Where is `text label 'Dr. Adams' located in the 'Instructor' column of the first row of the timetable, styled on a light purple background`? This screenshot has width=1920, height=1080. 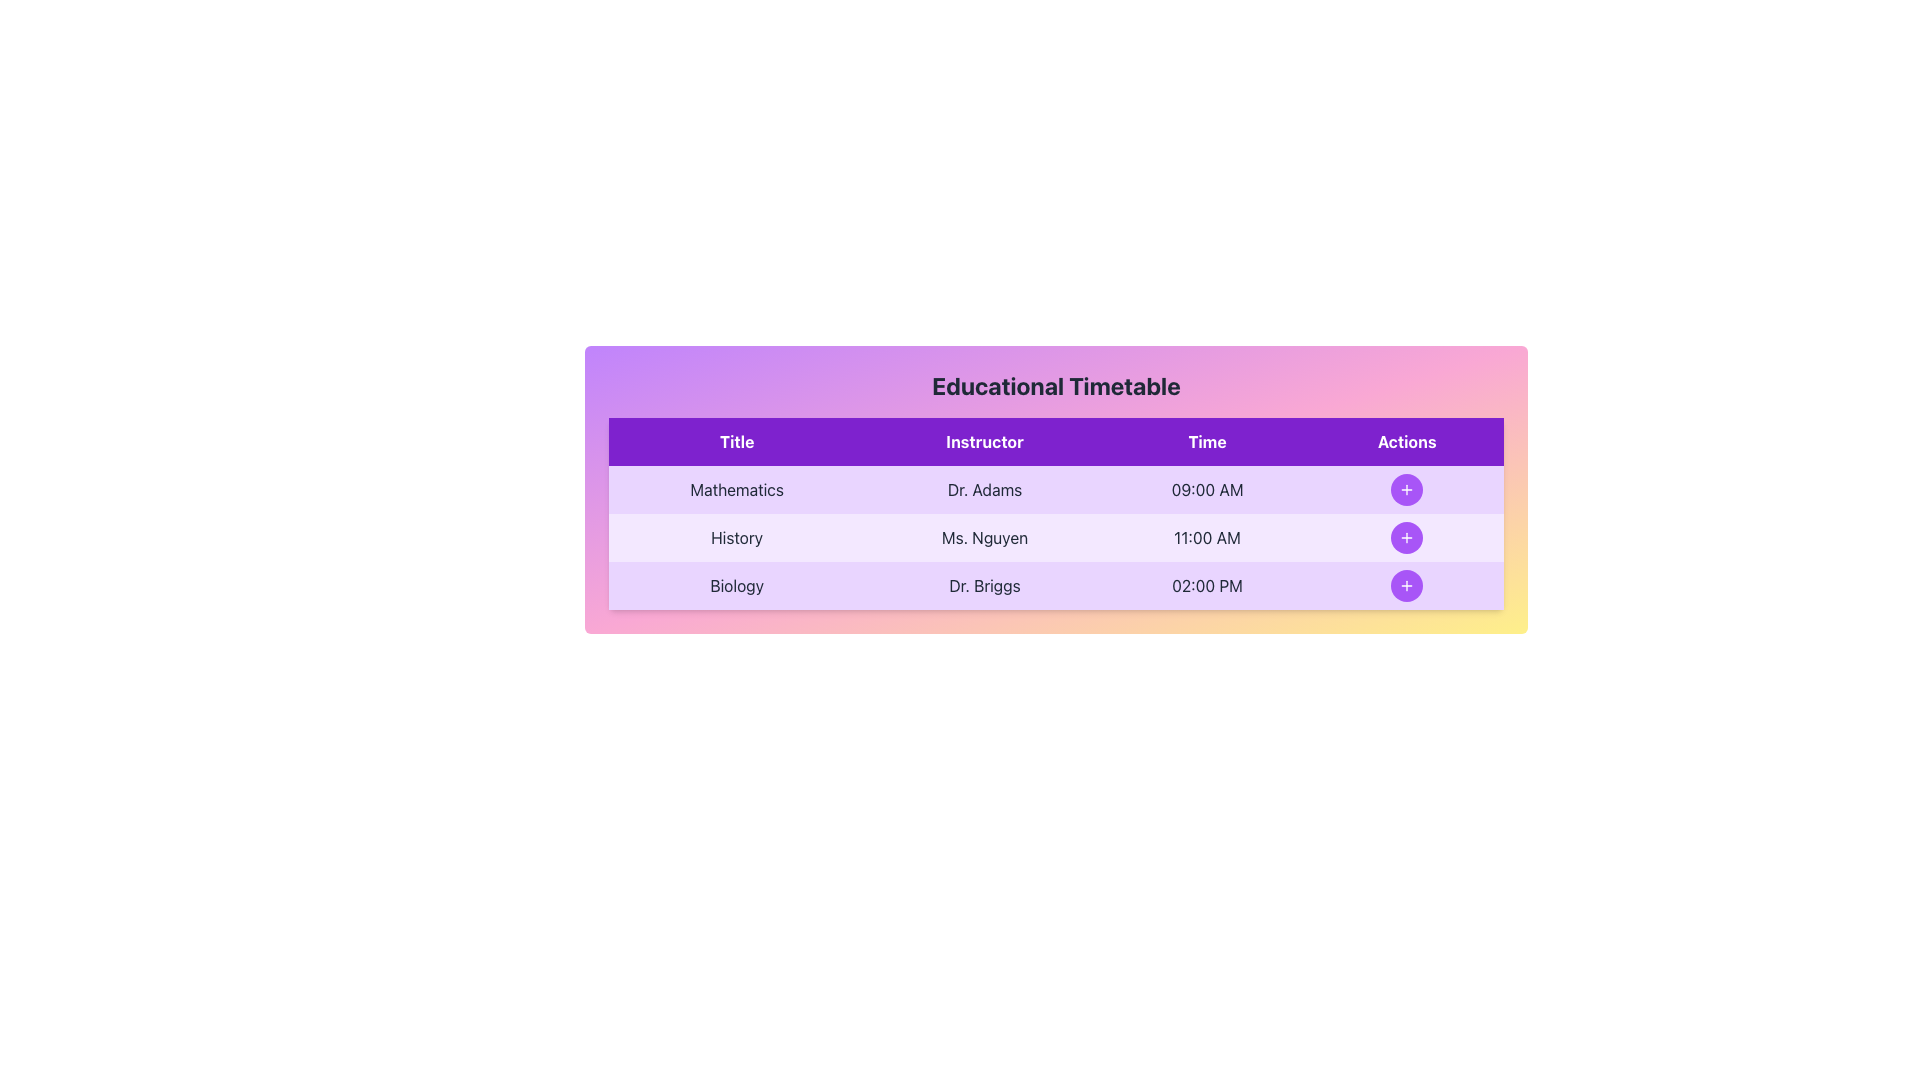 text label 'Dr. Adams' located in the 'Instructor' column of the first row of the timetable, styled on a light purple background is located at coordinates (984, 489).